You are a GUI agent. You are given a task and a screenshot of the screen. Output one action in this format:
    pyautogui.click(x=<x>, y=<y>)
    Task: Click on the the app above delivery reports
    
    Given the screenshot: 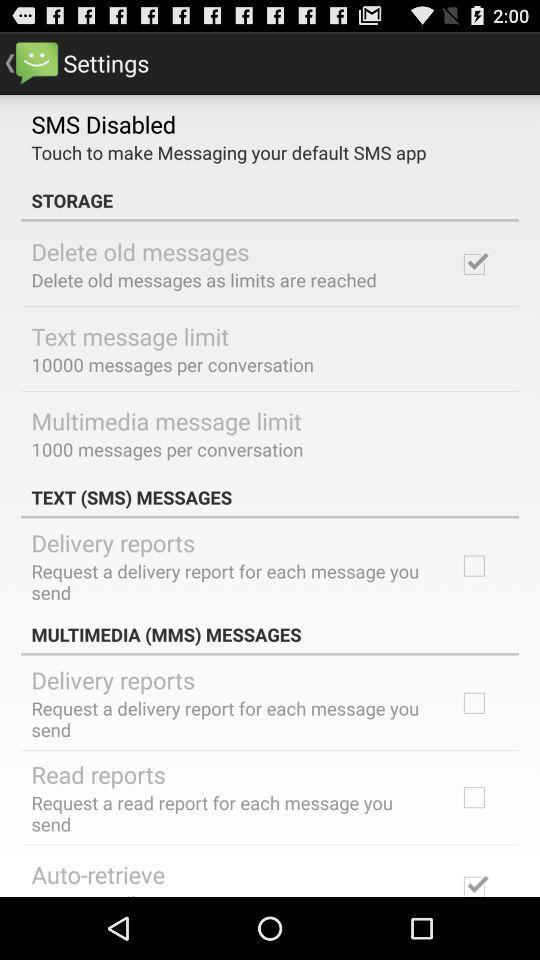 What is the action you would take?
    pyautogui.click(x=270, y=496)
    